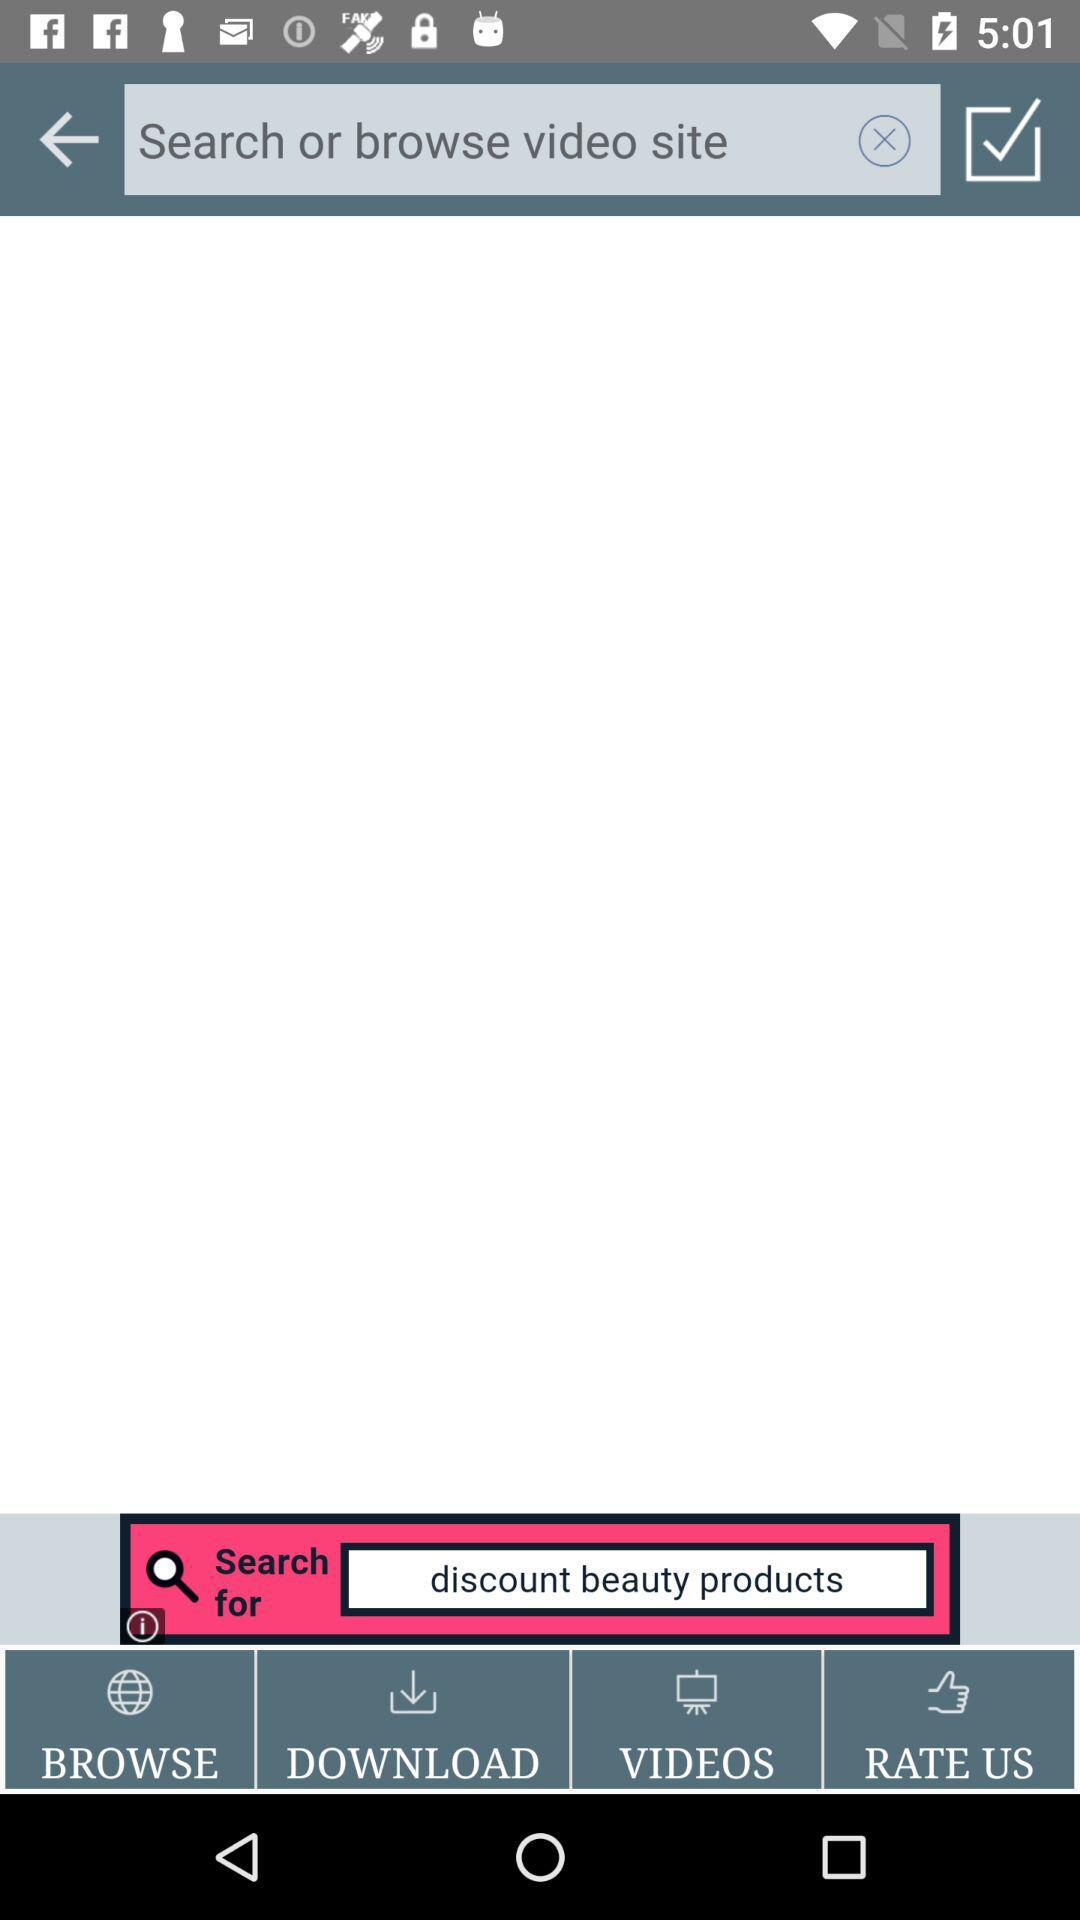 The height and width of the screenshot is (1920, 1080). What do you see at coordinates (883, 138) in the screenshot?
I see `close` at bounding box center [883, 138].